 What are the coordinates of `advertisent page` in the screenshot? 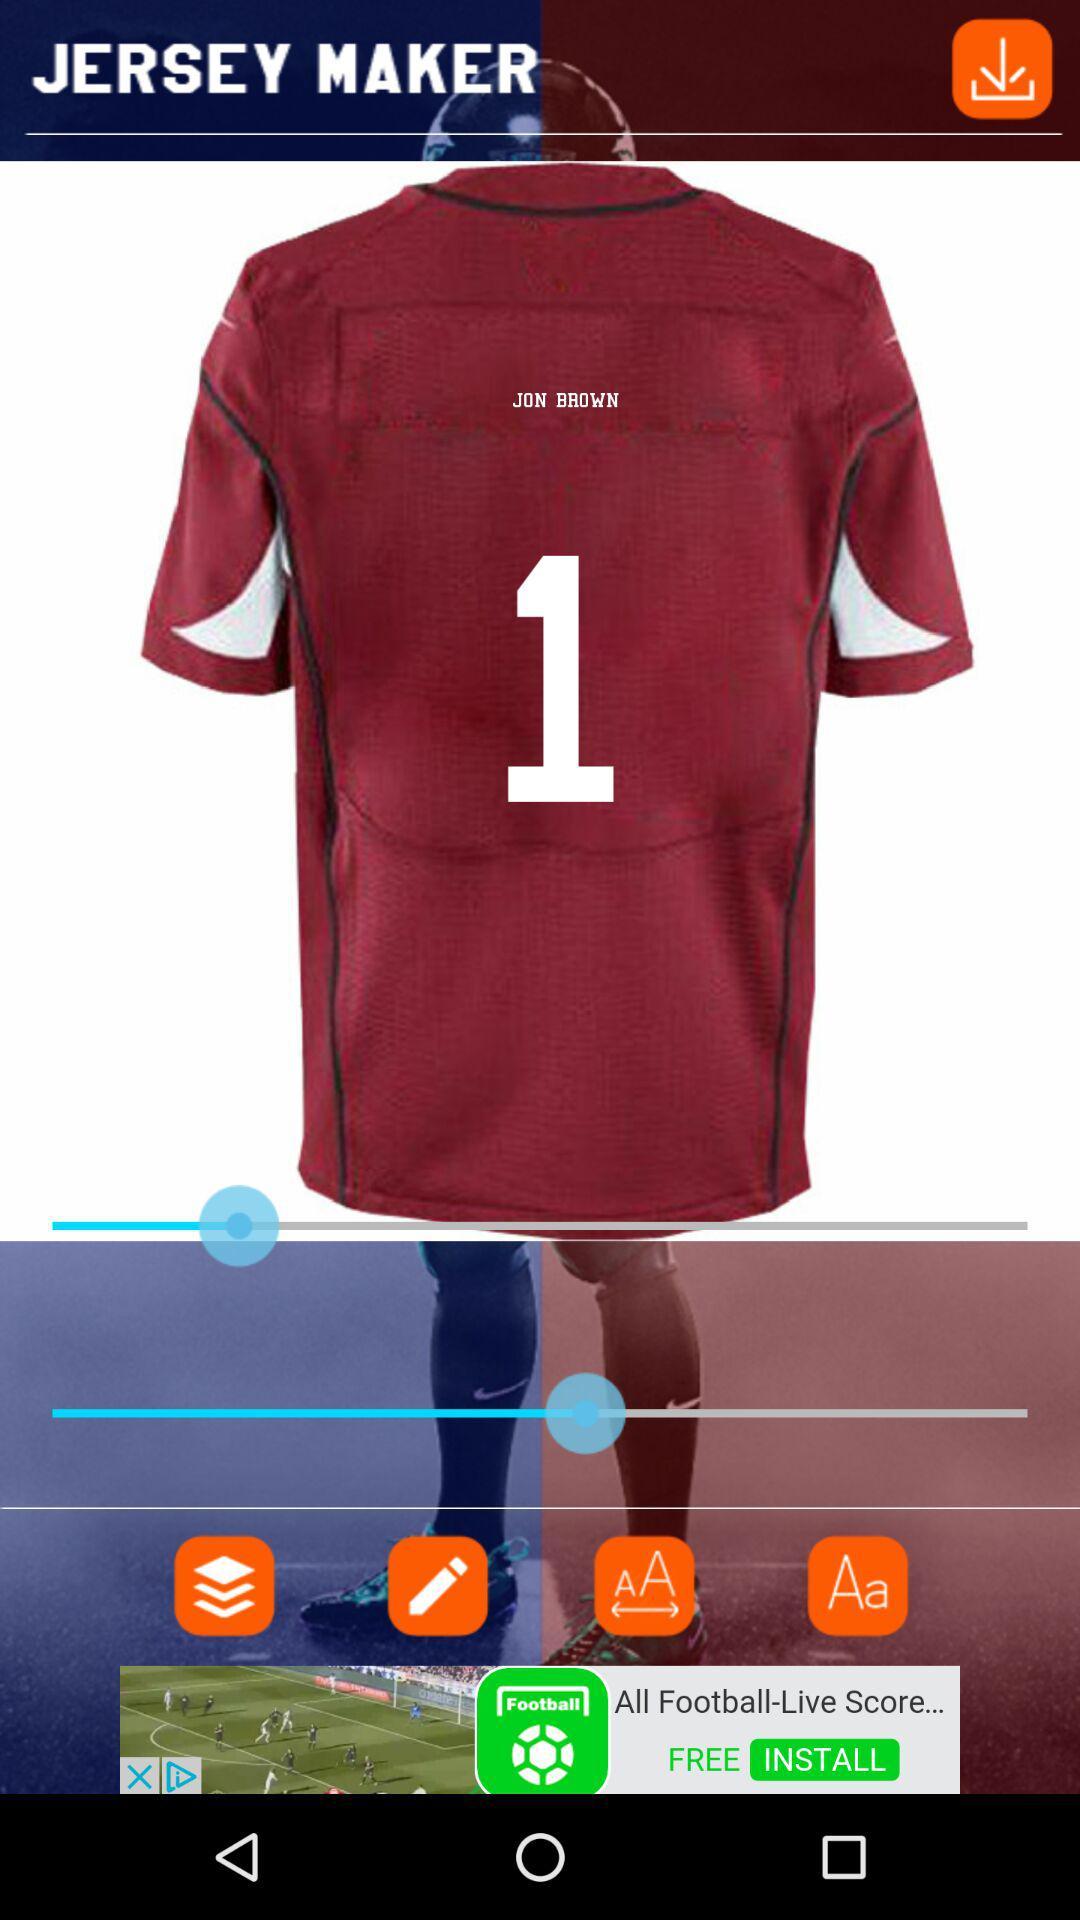 It's located at (540, 1727).